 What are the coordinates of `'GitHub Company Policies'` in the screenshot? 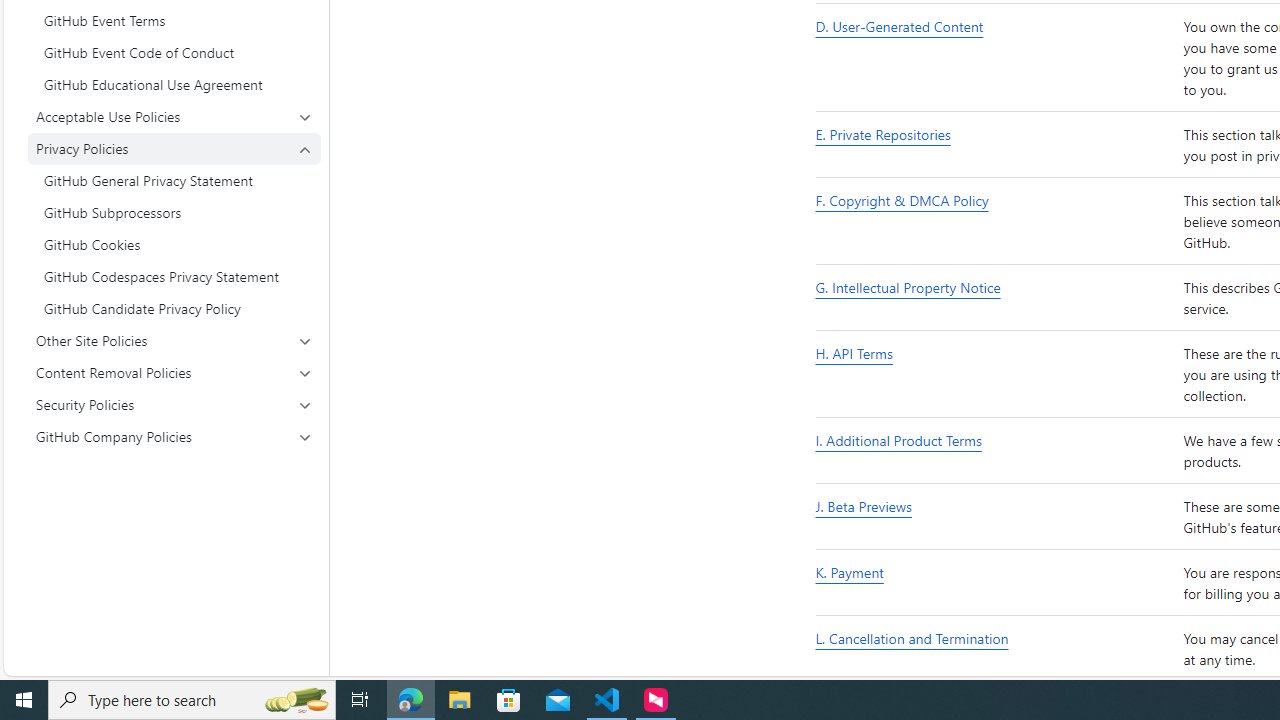 It's located at (174, 436).